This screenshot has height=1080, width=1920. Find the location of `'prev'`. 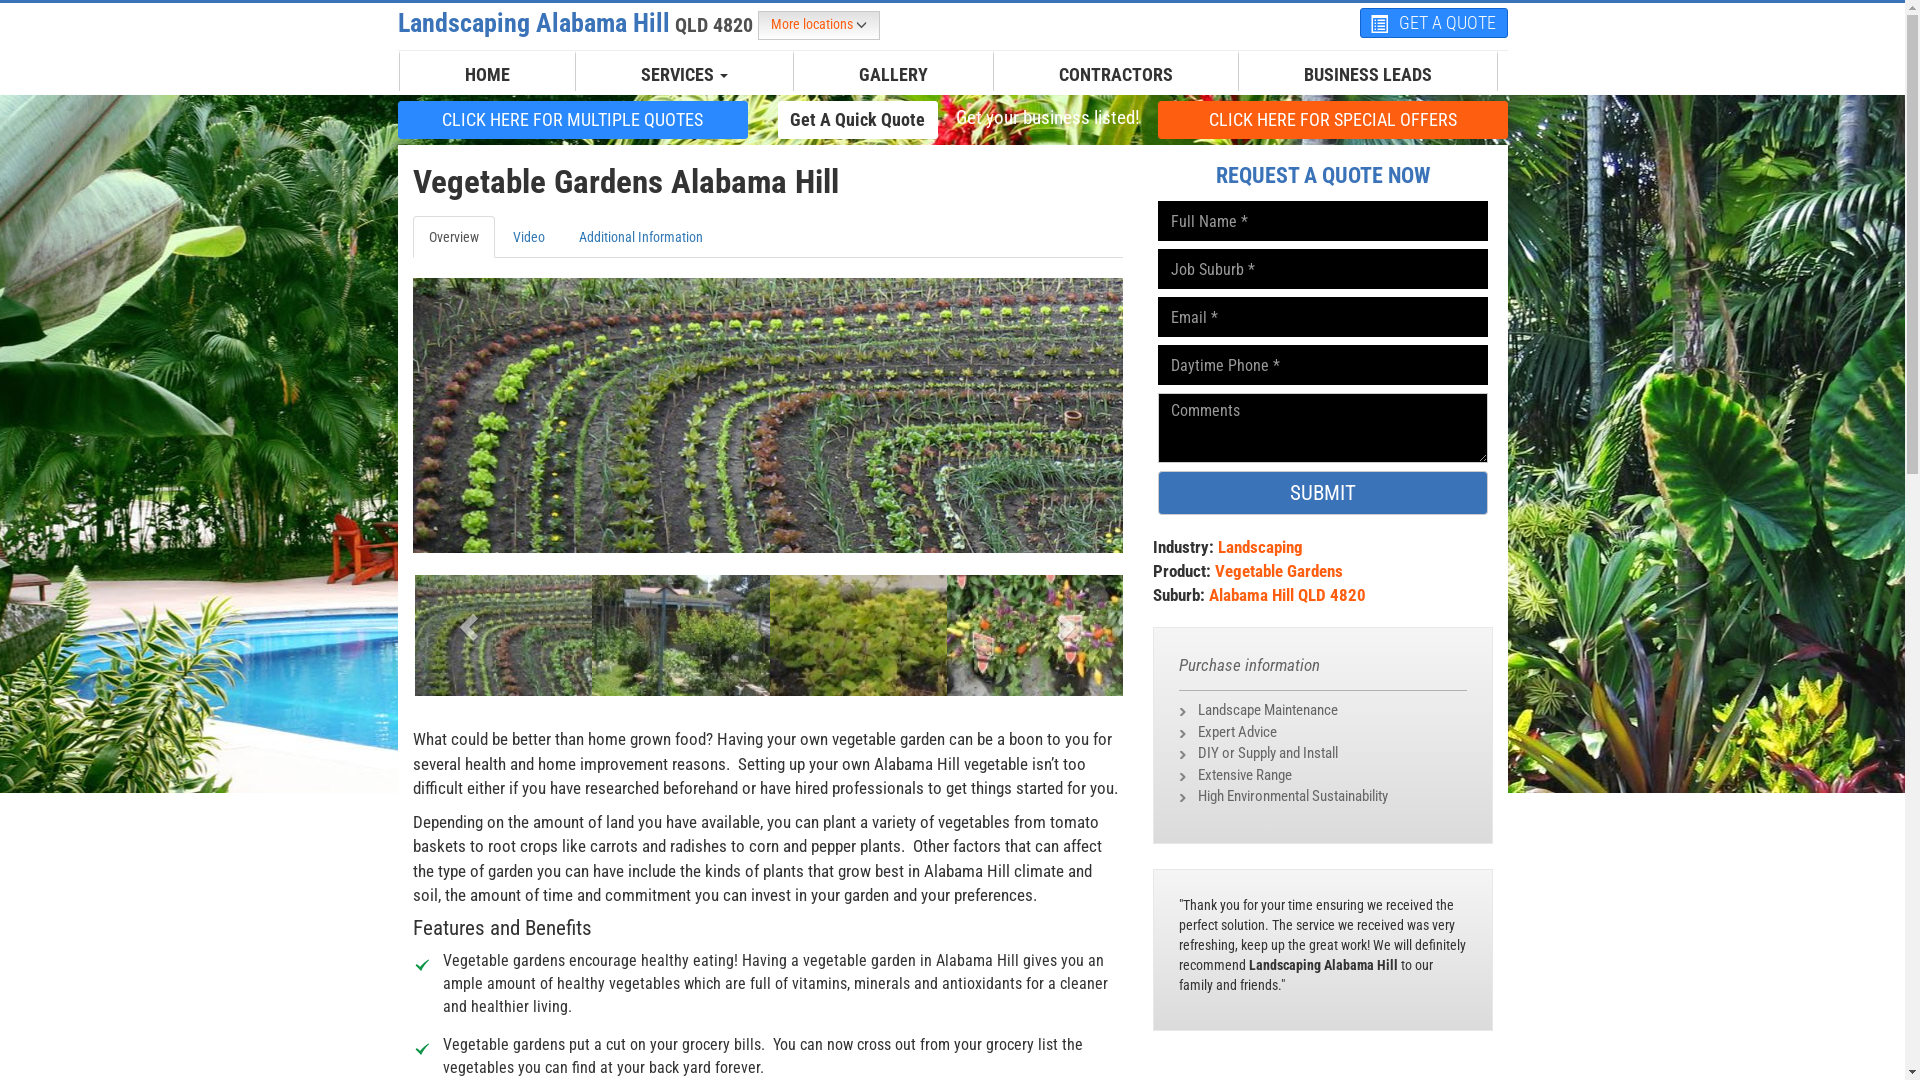

'prev' is located at coordinates (464, 619).